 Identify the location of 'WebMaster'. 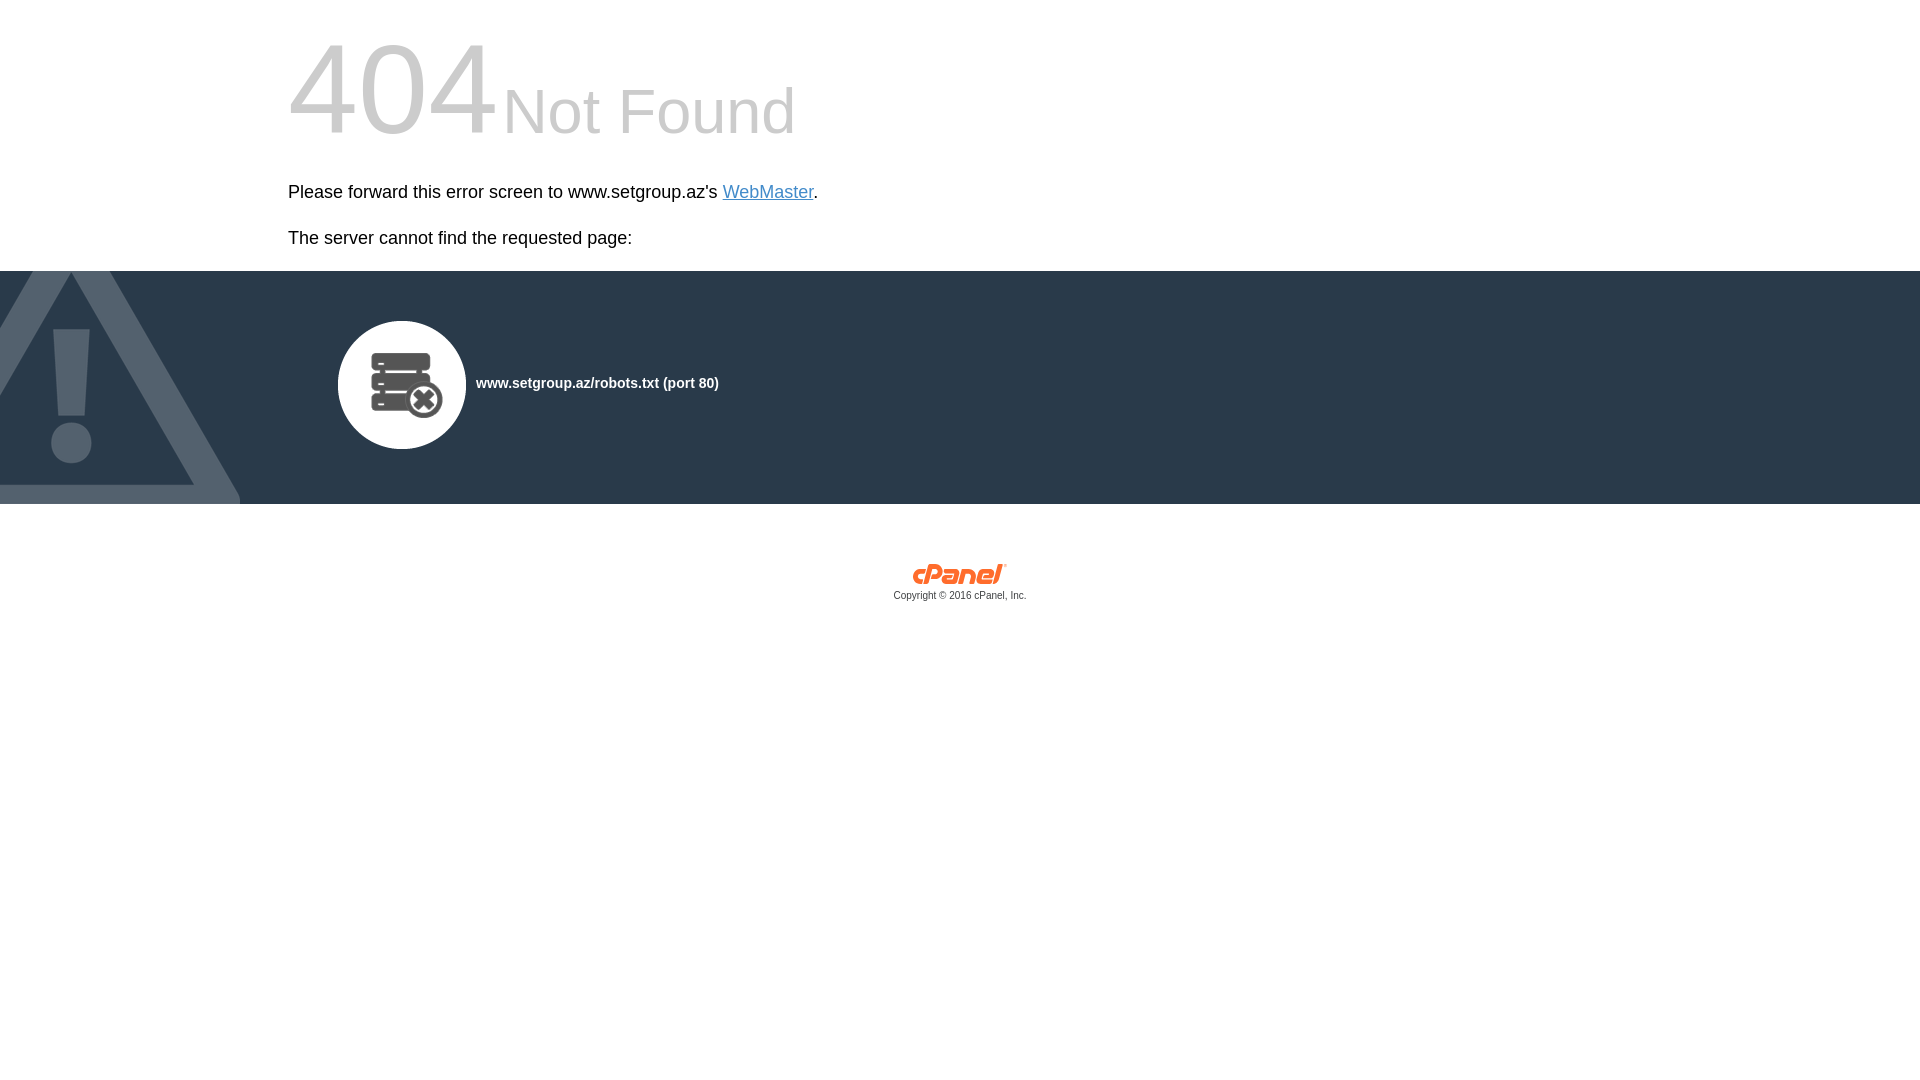
(767, 192).